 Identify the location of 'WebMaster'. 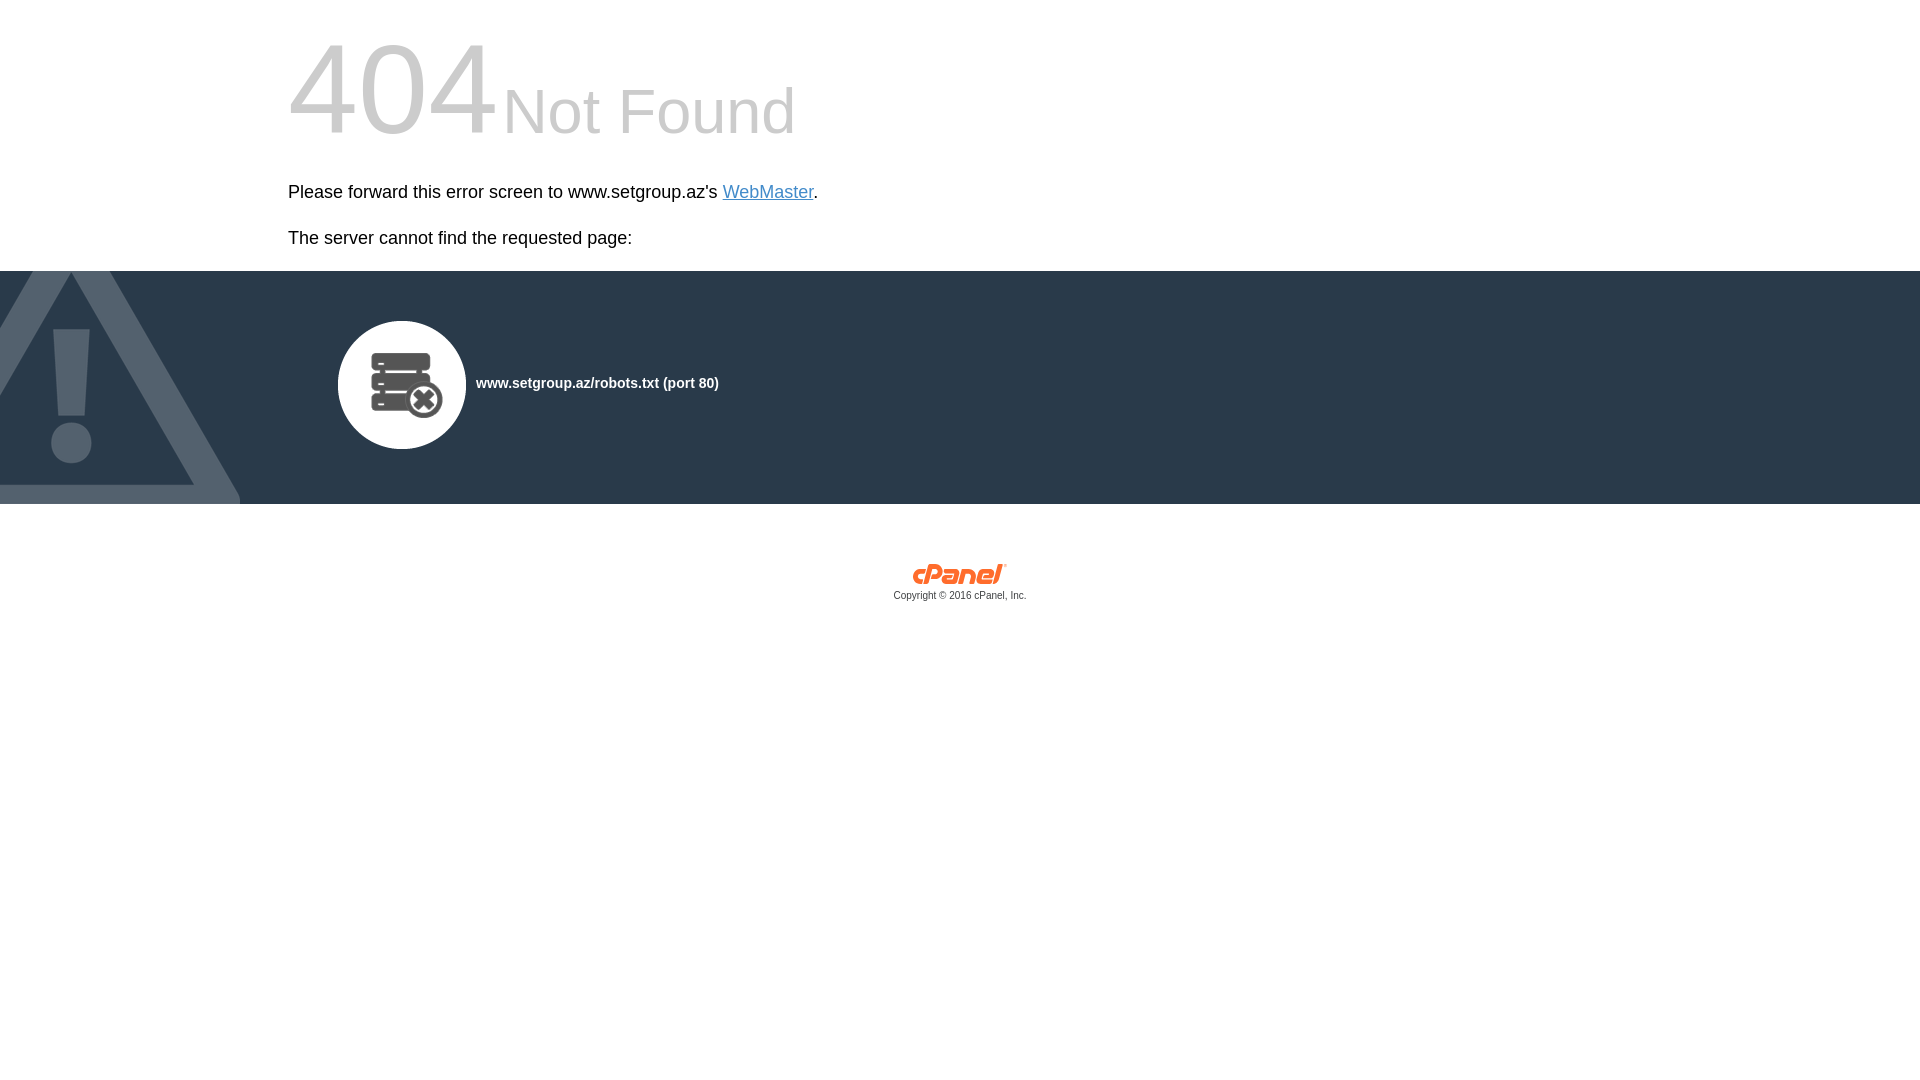
(767, 192).